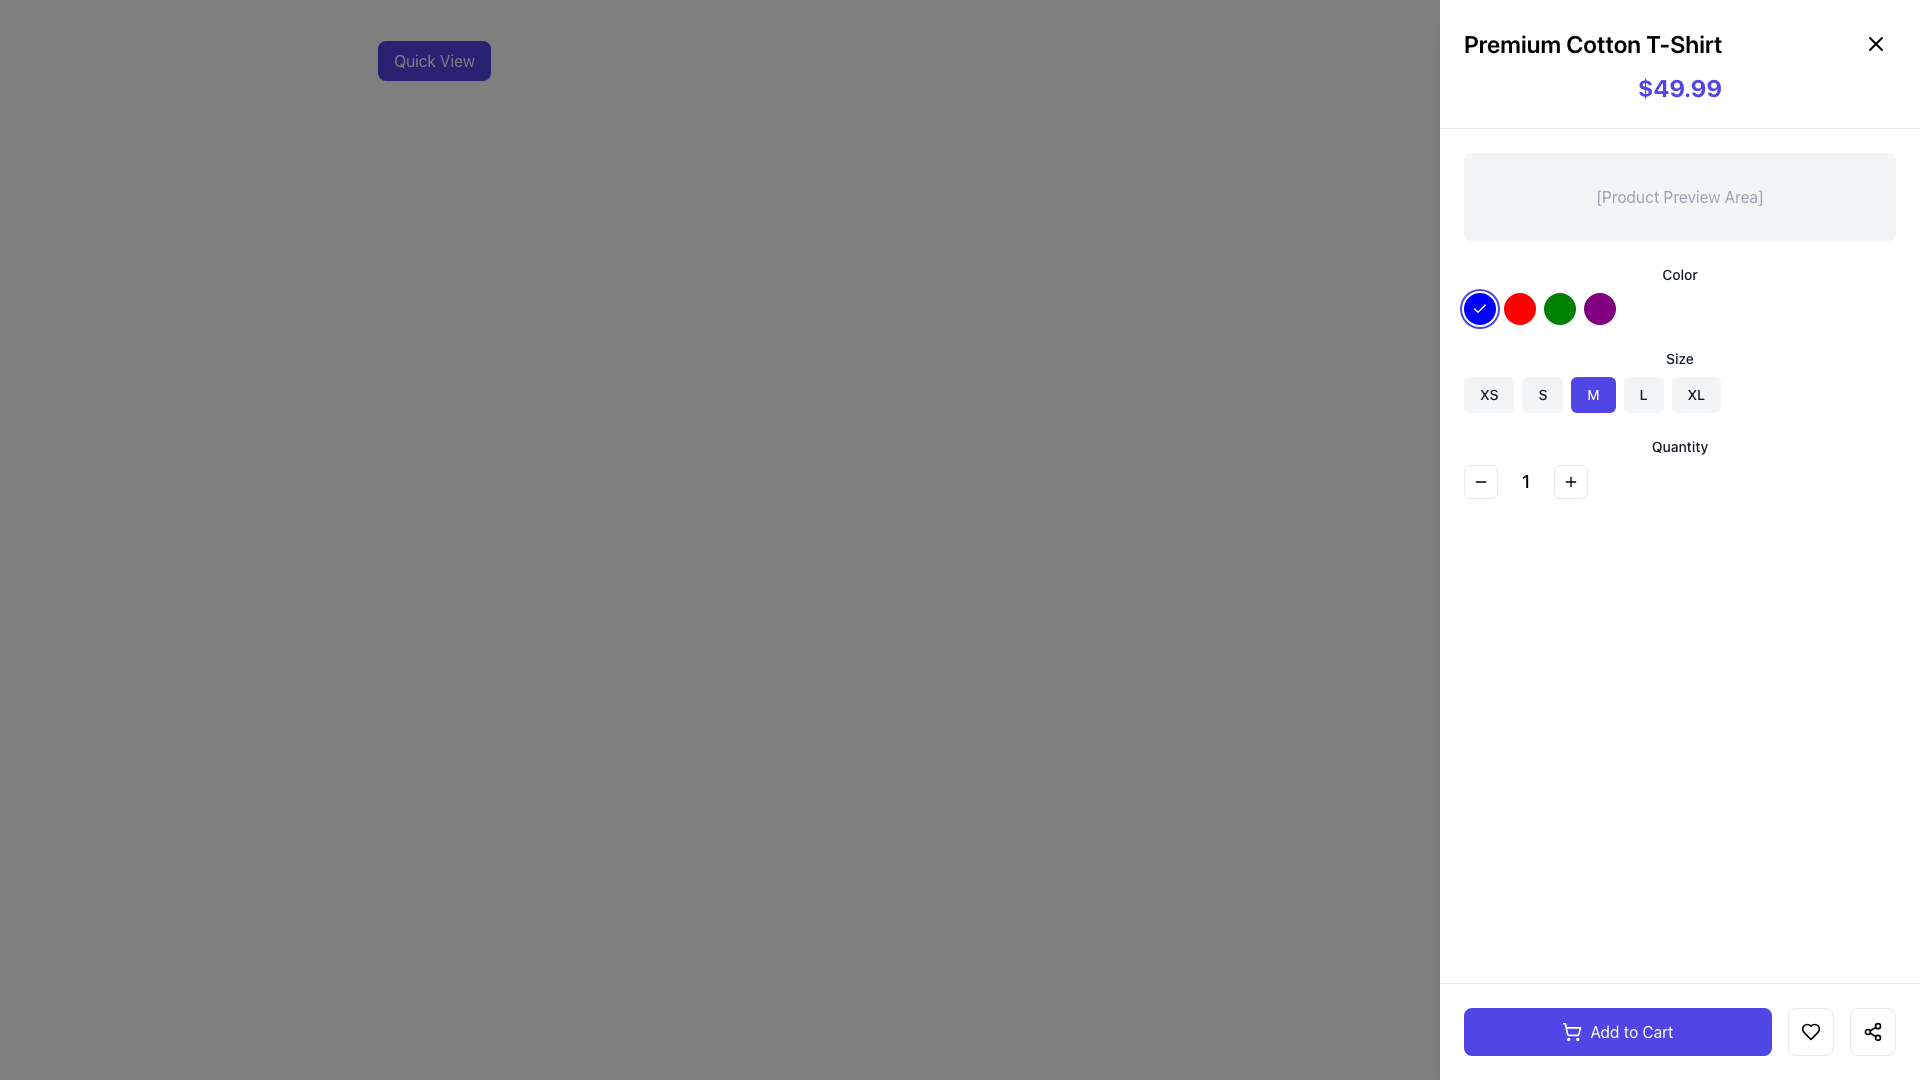 This screenshot has width=1920, height=1080. What do you see at coordinates (1617, 1032) in the screenshot?
I see `the 'Add to Cart' button located at the bottom center of the panel, just above the 'Heart' and 'Share' icons` at bounding box center [1617, 1032].